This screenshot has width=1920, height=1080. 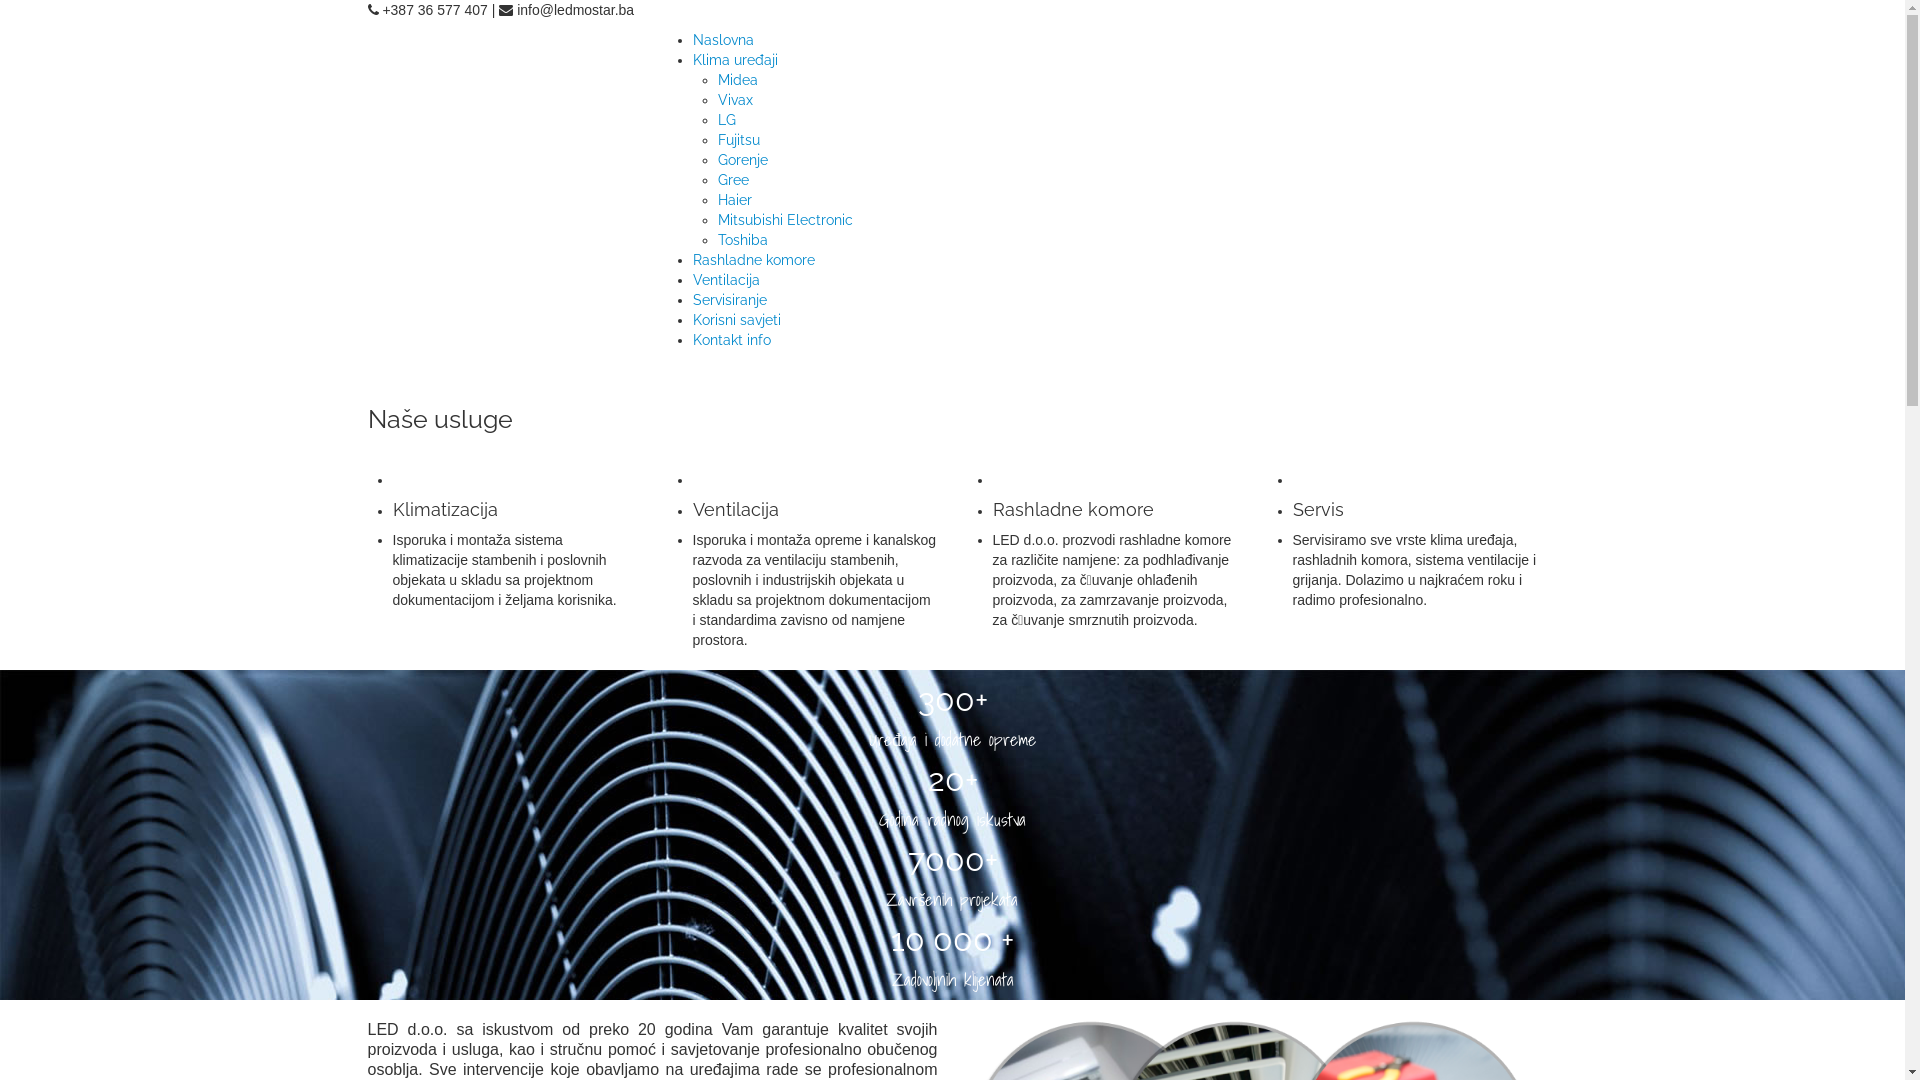 What do you see at coordinates (742, 238) in the screenshot?
I see `'Toshiba'` at bounding box center [742, 238].